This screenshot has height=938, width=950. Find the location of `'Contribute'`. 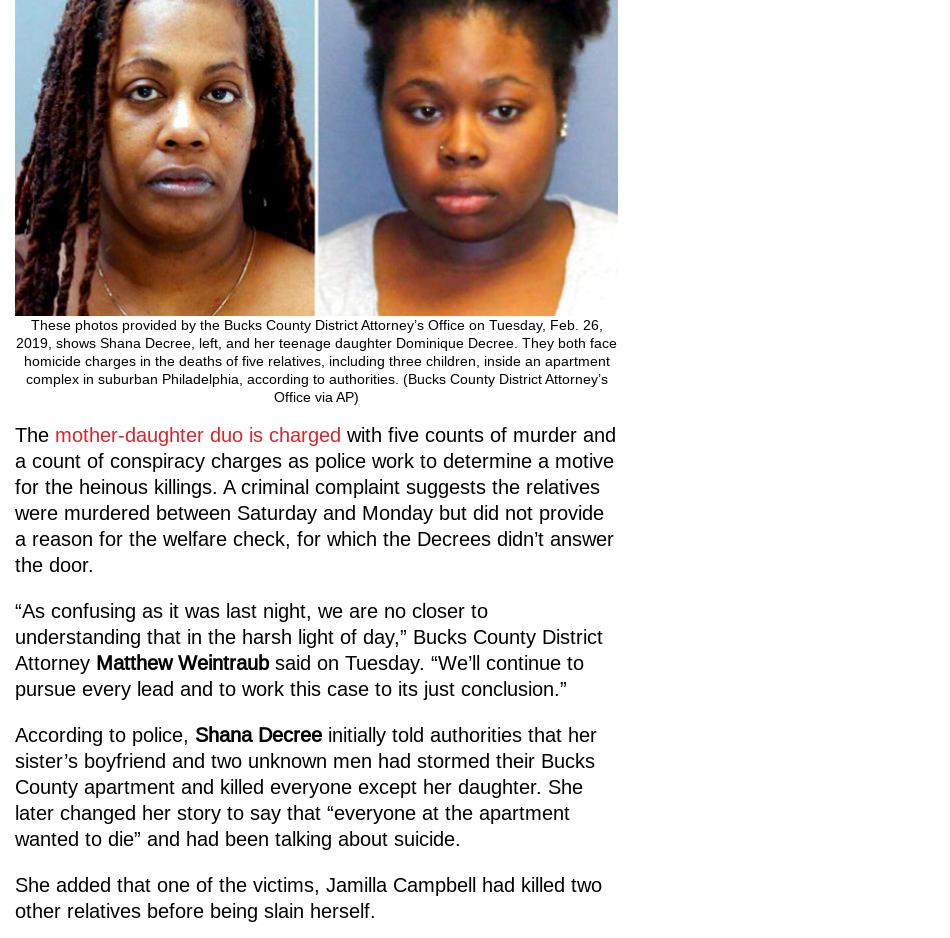

'Contribute' is located at coordinates (85, 731).